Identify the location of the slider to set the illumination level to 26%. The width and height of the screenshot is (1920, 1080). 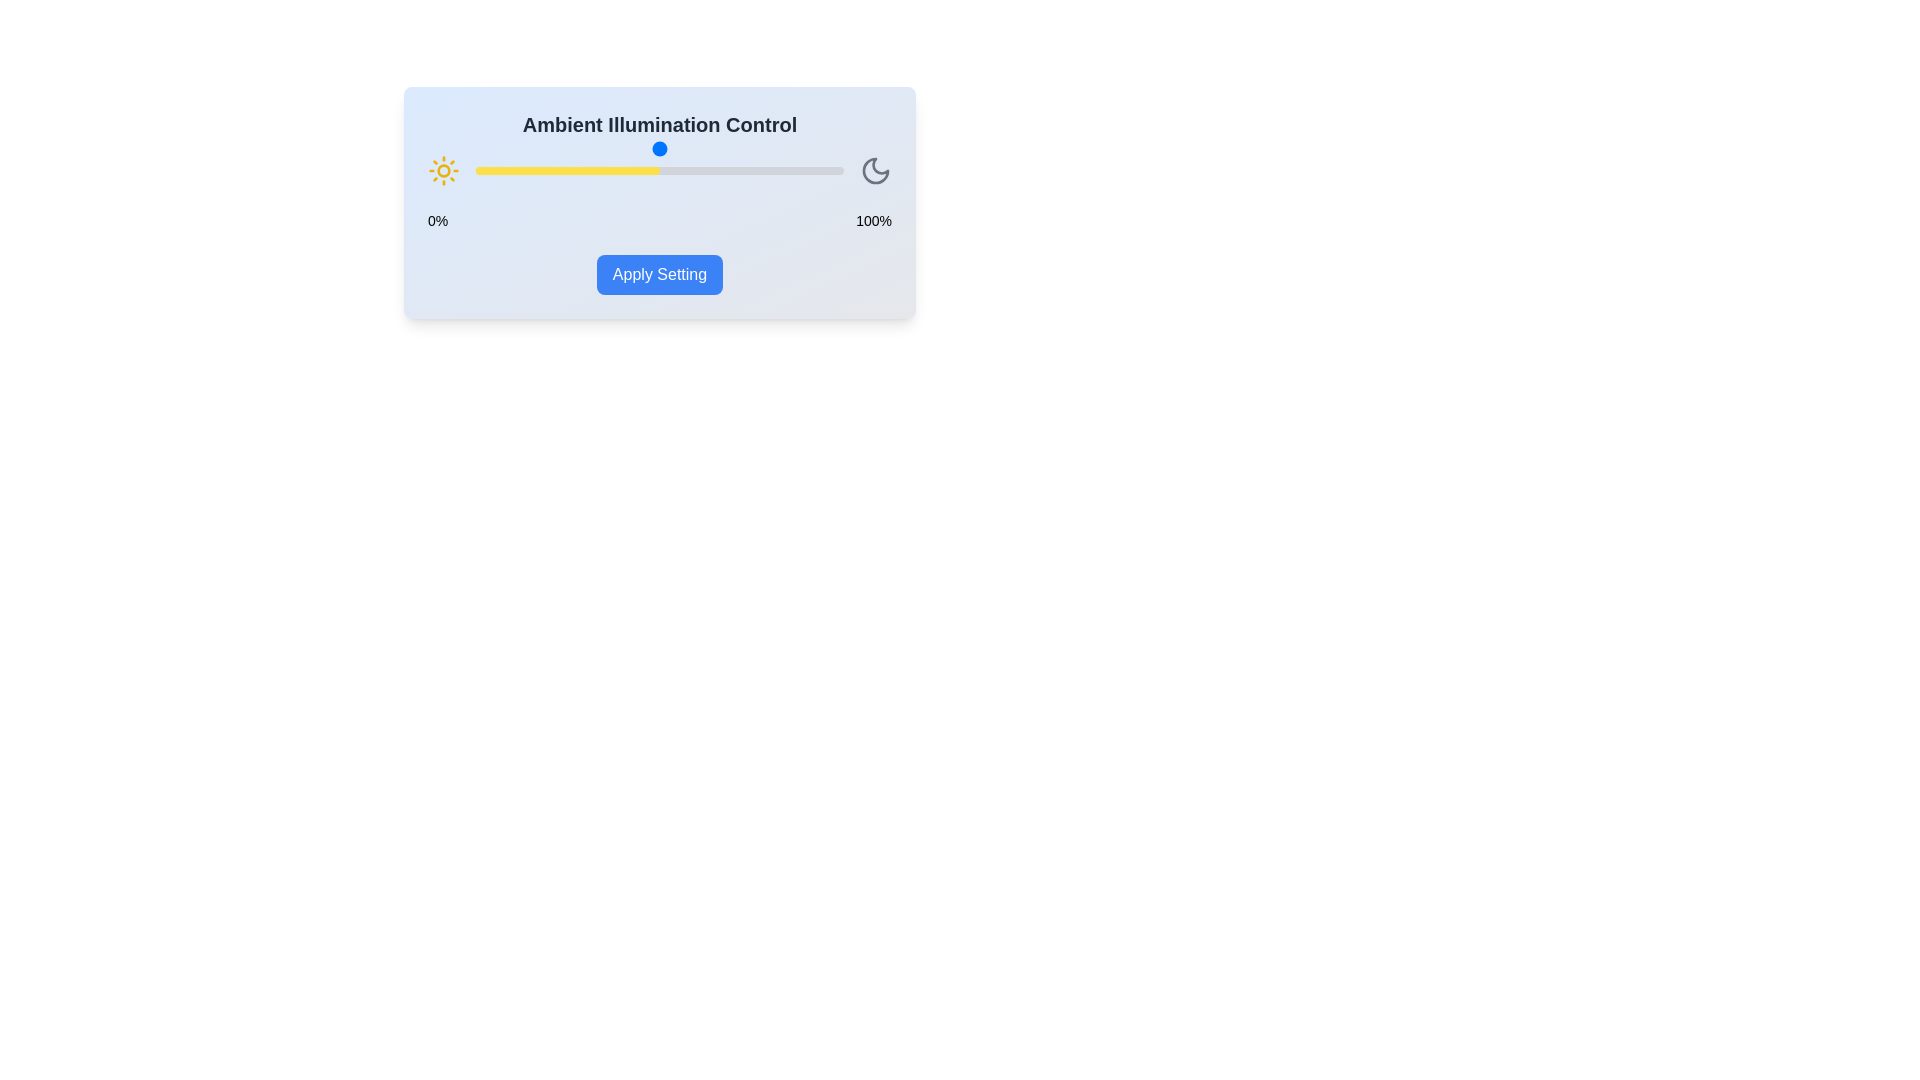
(570, 169).